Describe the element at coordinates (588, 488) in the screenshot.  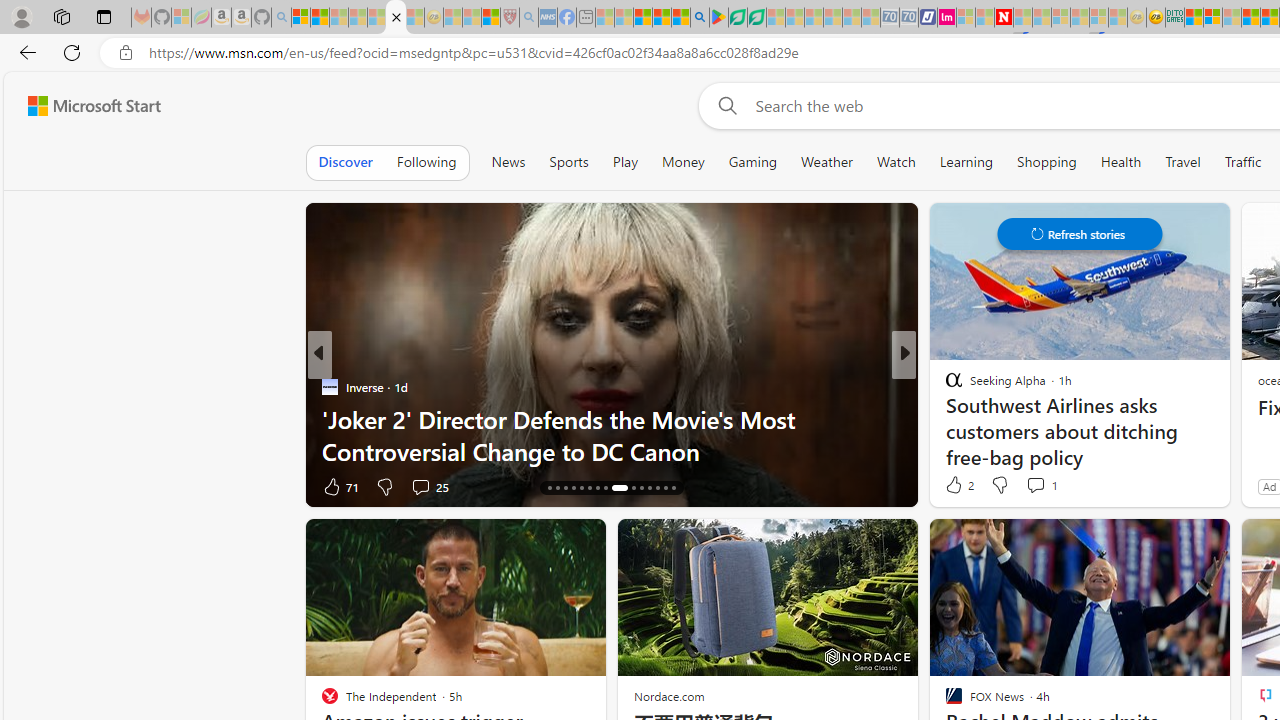
I see `'AutomationID: tab-21'` at that location.